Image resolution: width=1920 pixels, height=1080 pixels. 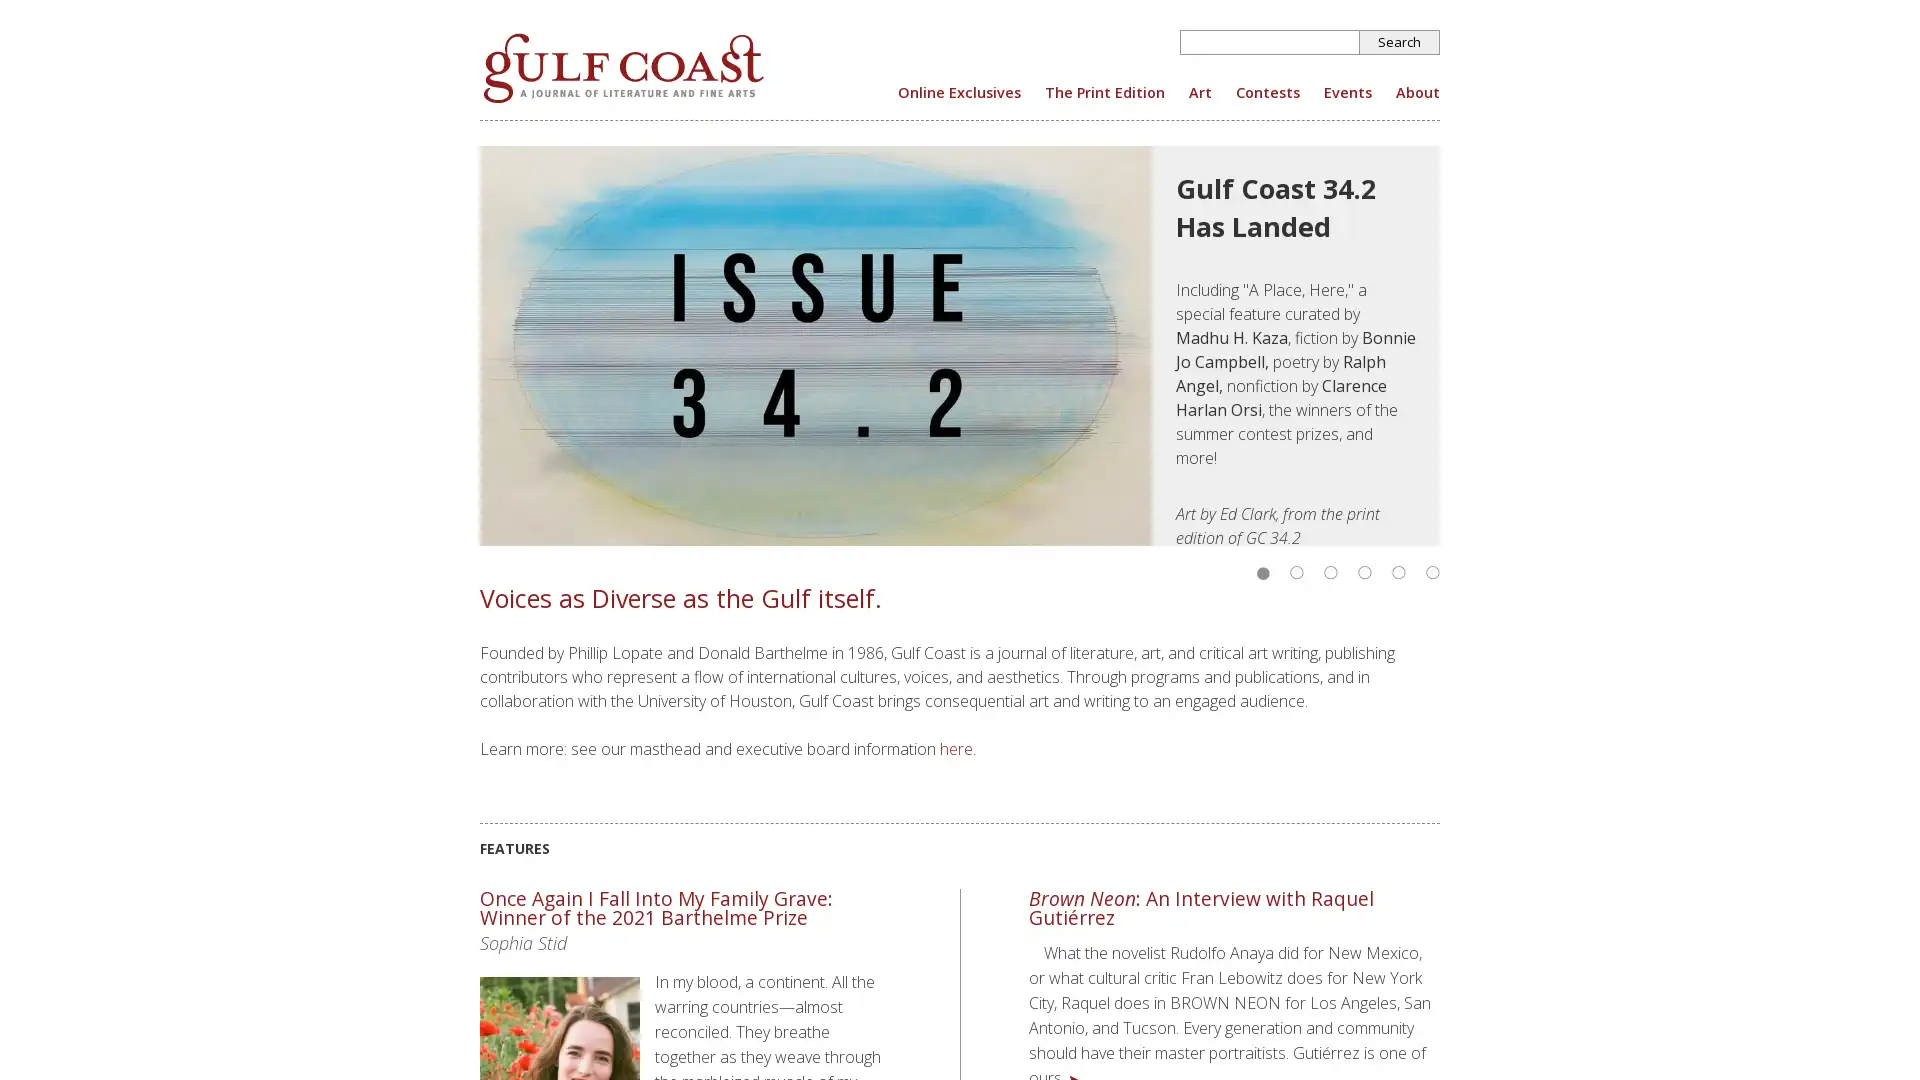 What do you see at coordinates (1399, 42) in the screenshot?
I see `Search` at bounding box center [1399, 42].